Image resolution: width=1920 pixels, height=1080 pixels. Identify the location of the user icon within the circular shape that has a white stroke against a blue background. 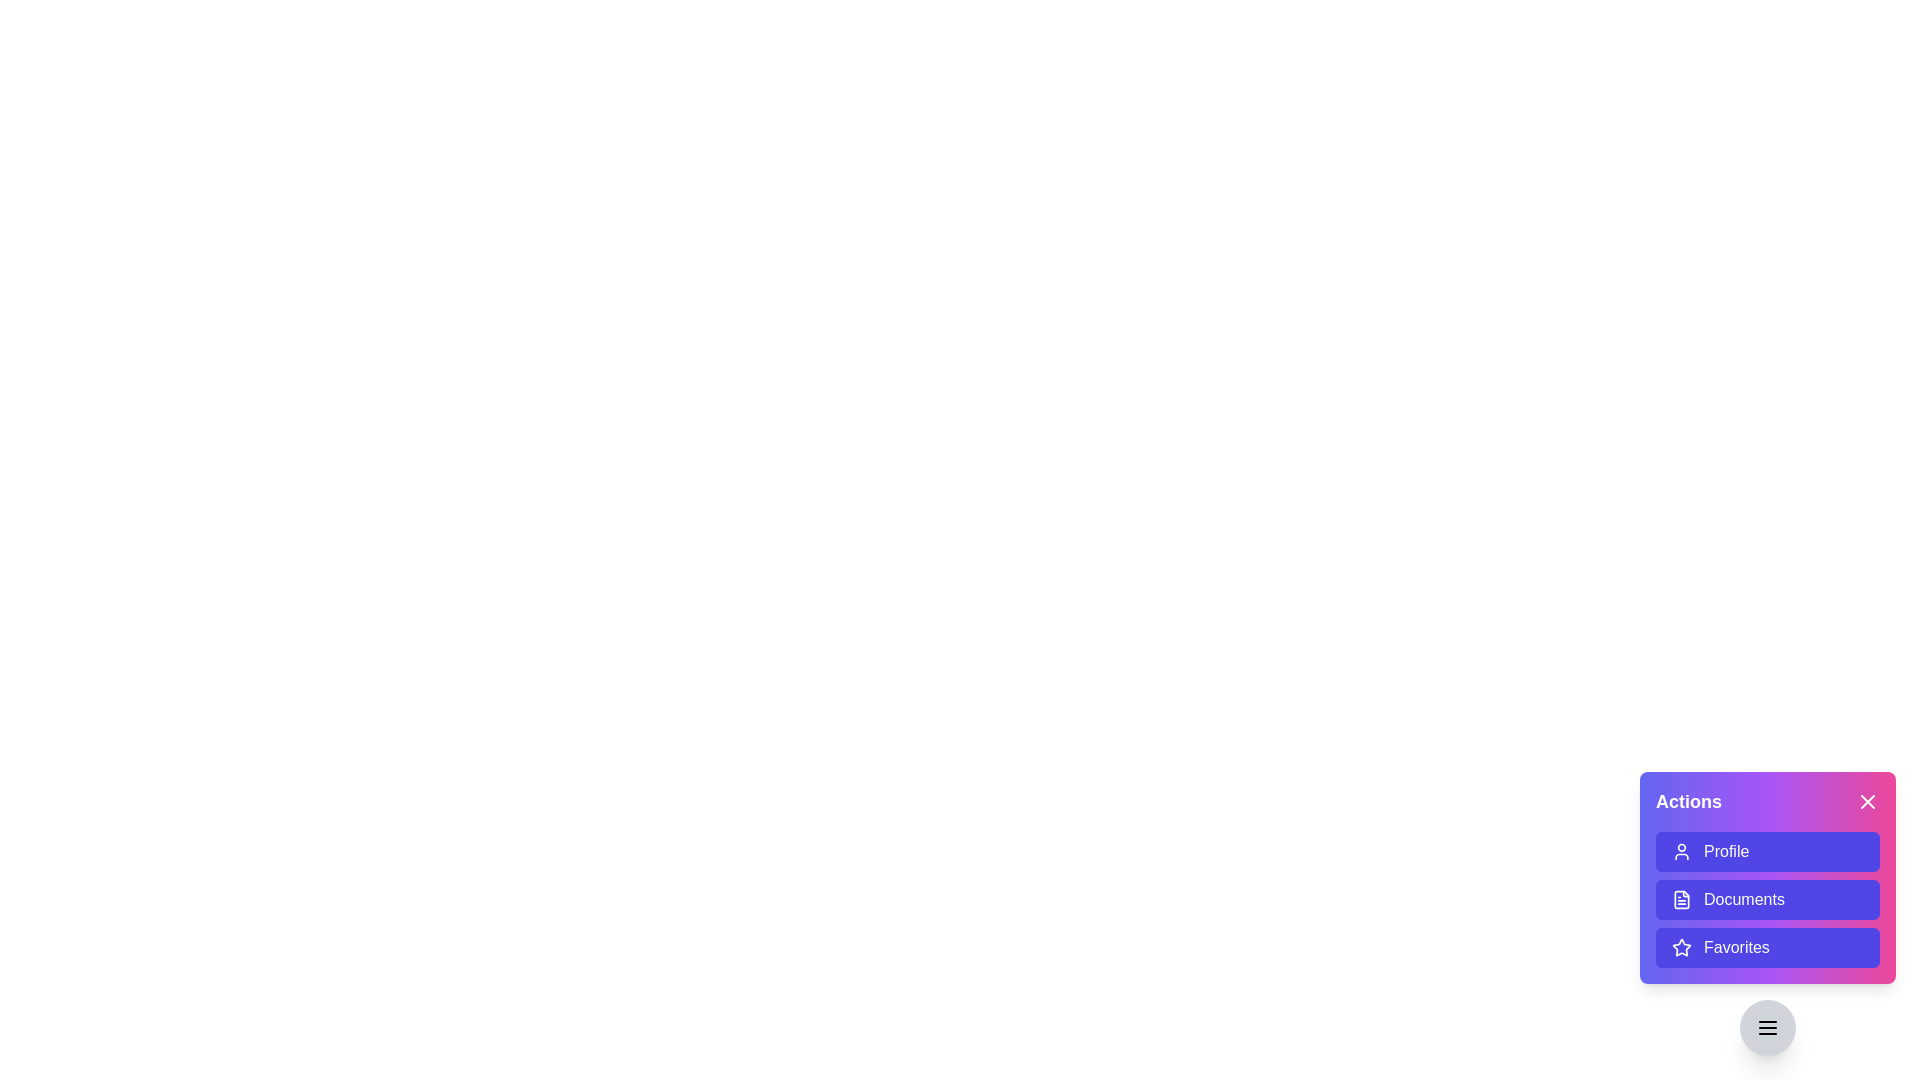
(1680, 852).